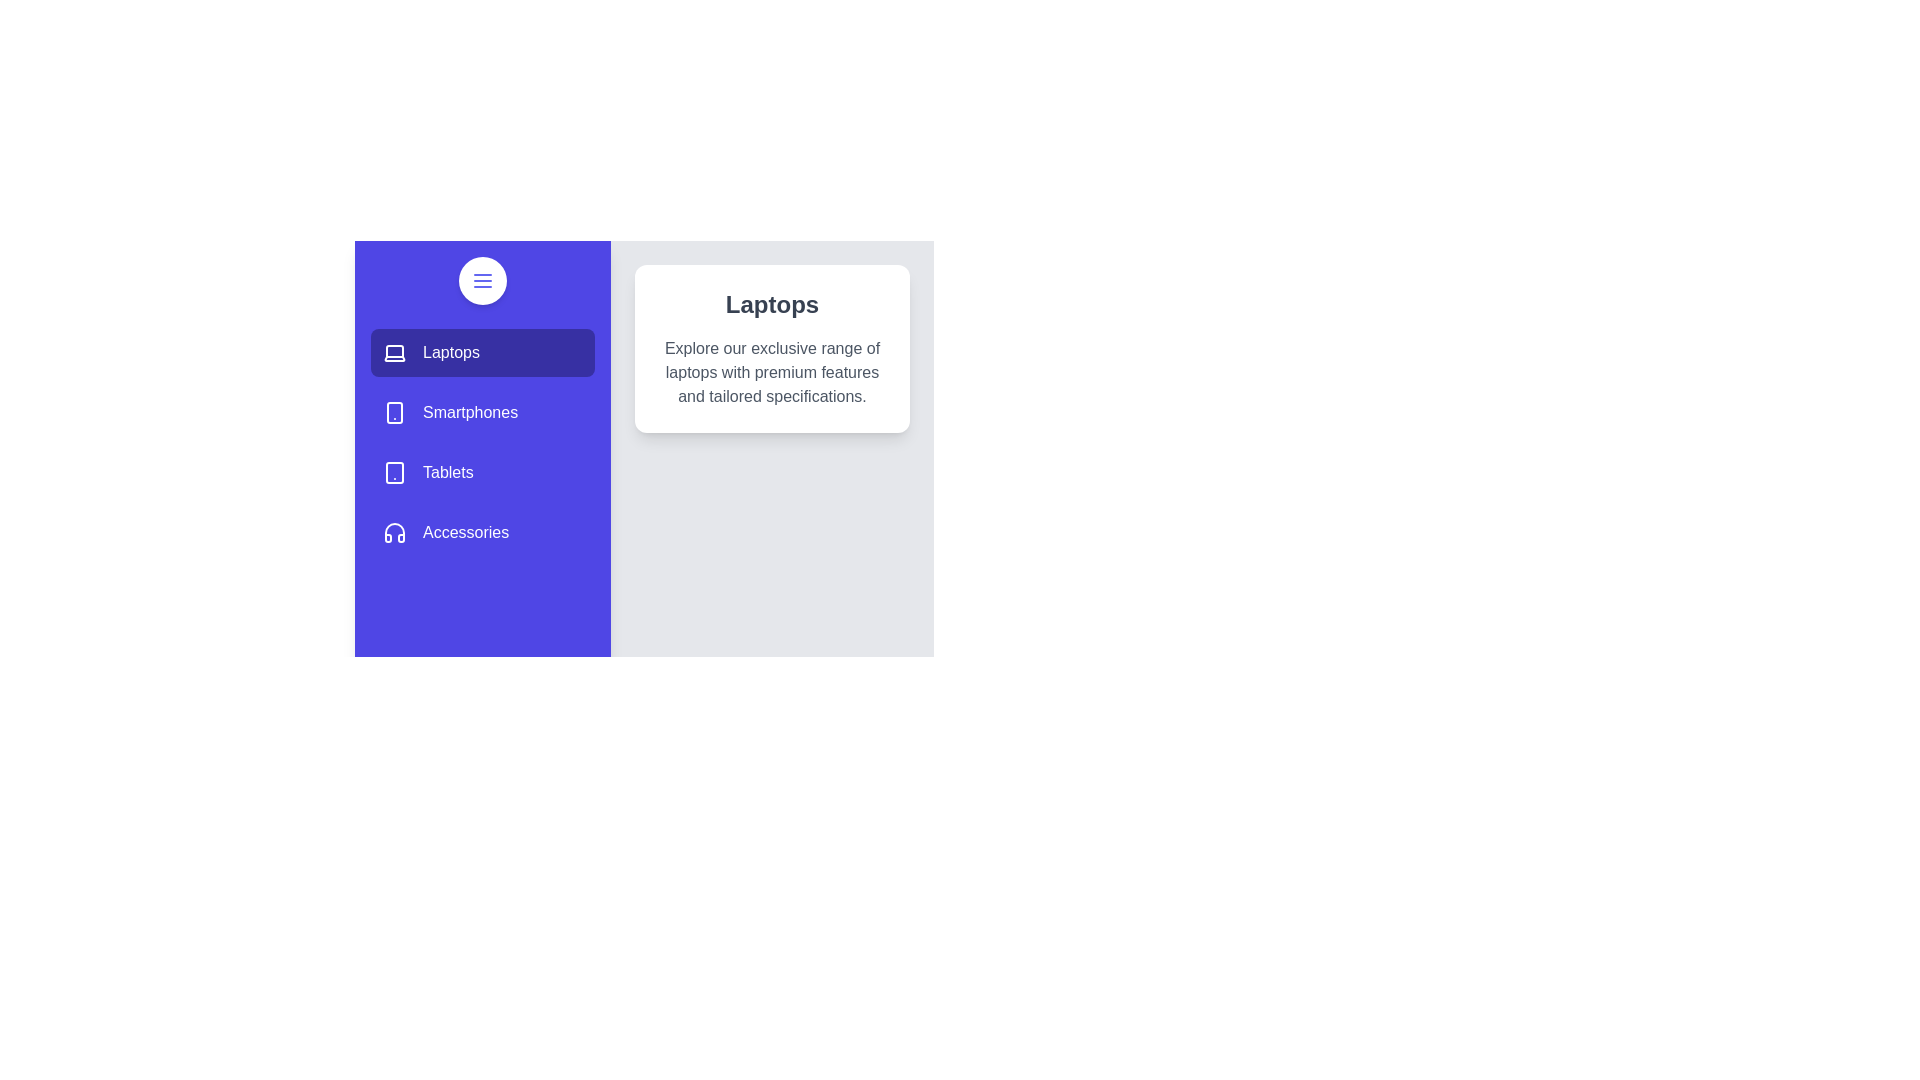 The image size is (1920, 1080). Describe the element at coordinates (771, 373) in the screenshot. I see `the main content area to read the description text` at that location.